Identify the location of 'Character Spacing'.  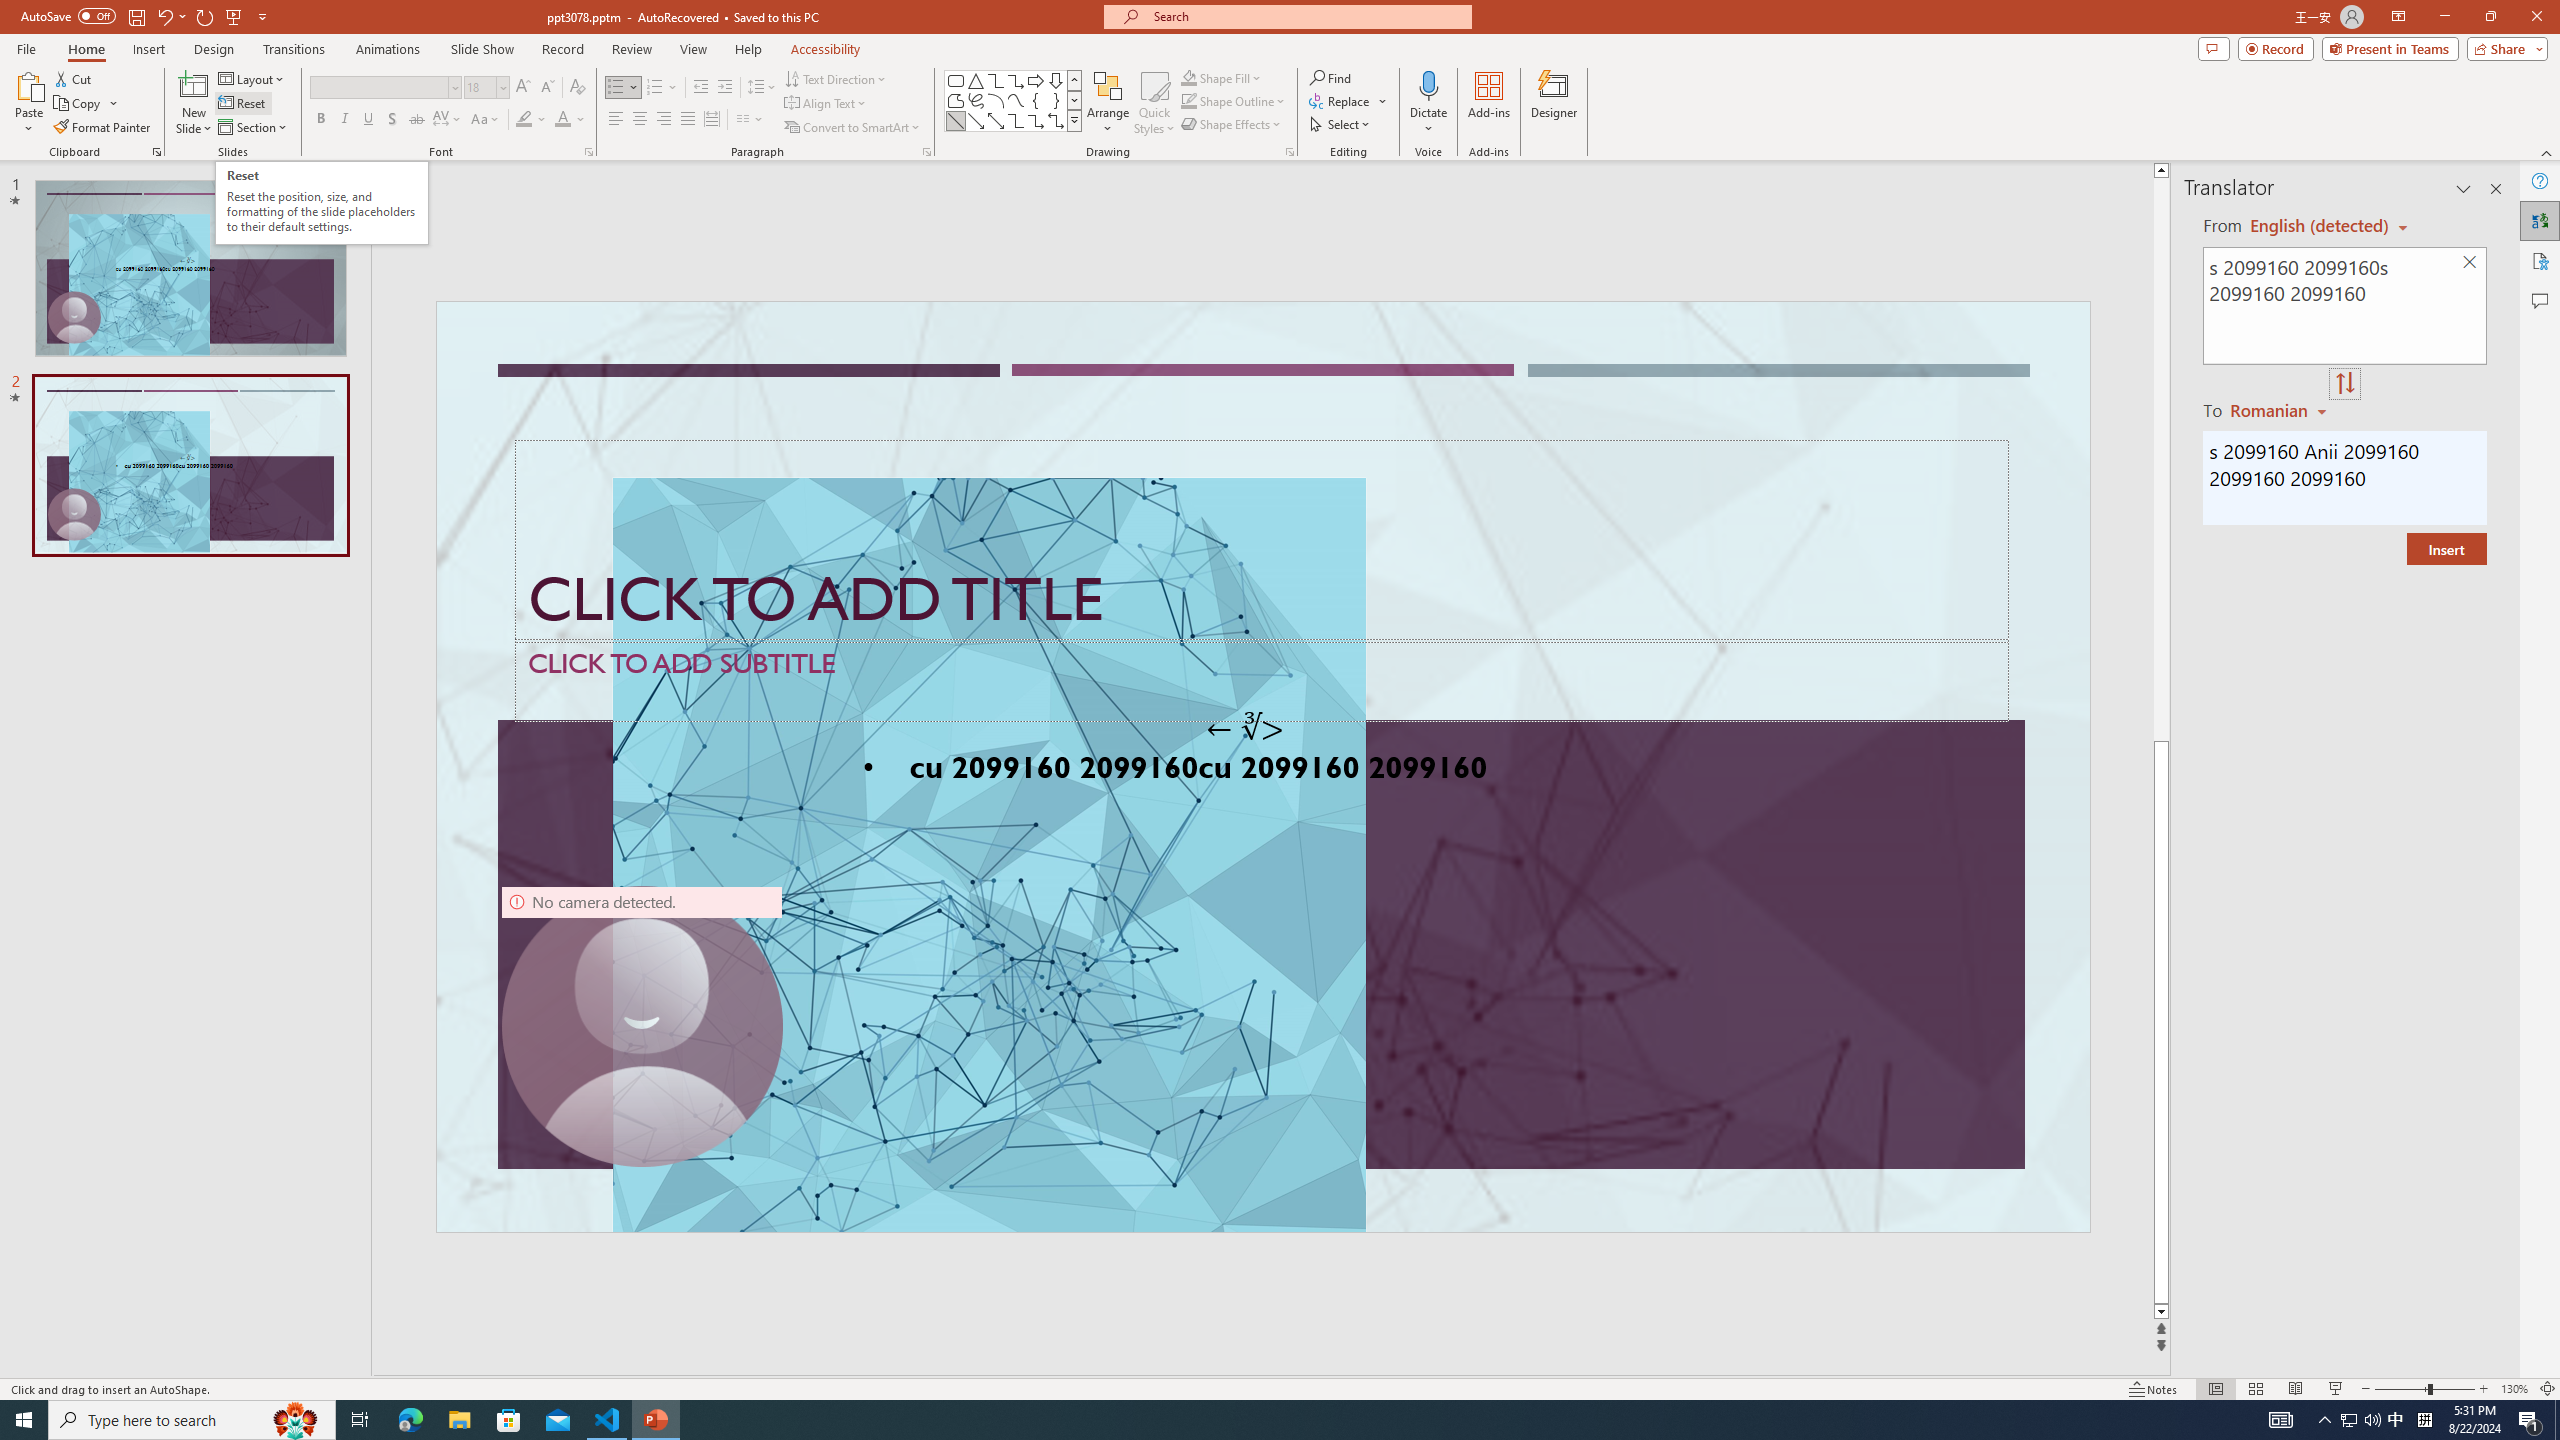
(448, 118).